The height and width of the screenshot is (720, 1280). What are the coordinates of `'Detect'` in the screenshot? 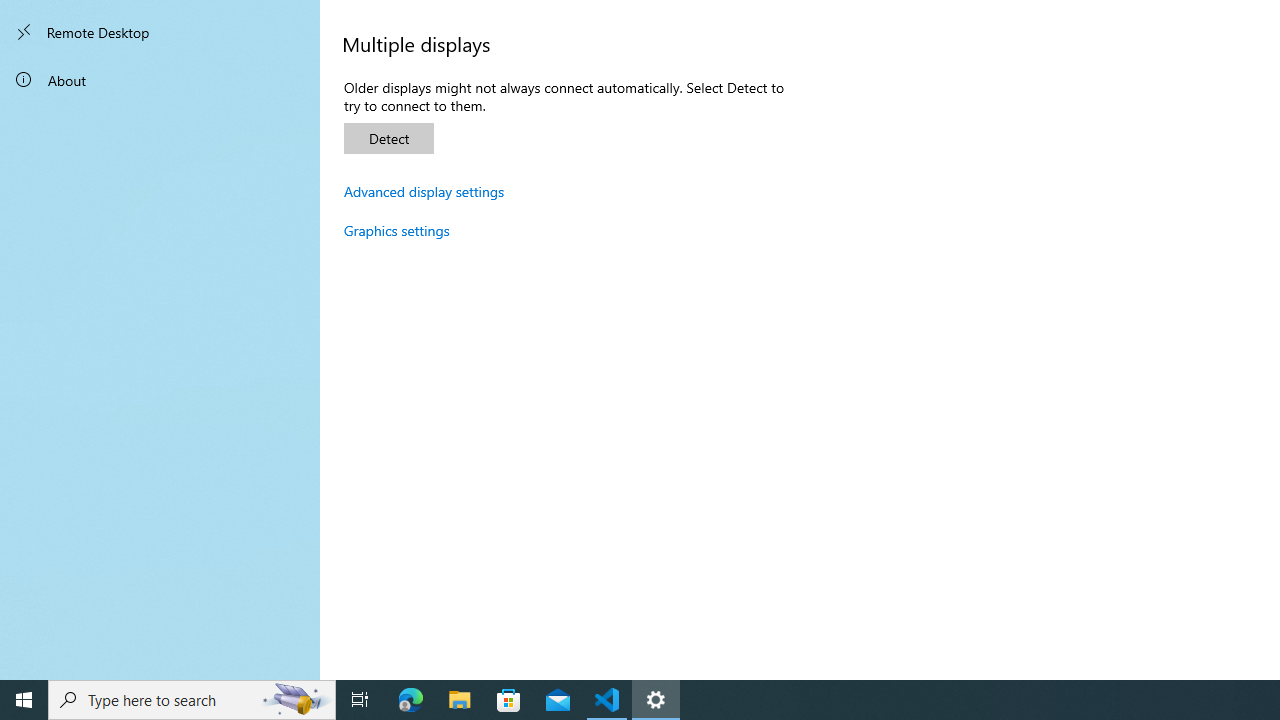 It's located at (389, 137).